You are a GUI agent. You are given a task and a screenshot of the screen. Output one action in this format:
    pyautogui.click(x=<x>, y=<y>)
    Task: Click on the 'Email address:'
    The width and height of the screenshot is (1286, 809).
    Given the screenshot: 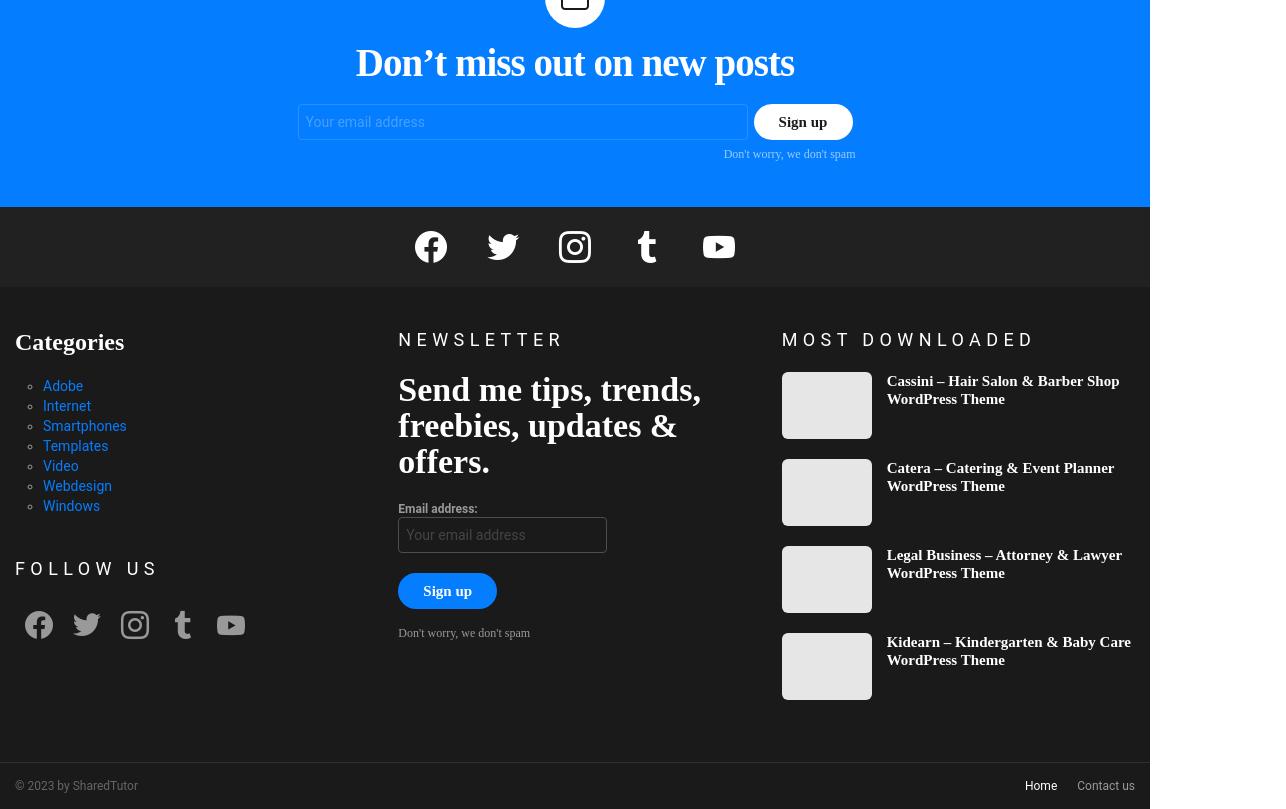 What is the action you would take?
    pyautogui.click(x=436, y=506)
    